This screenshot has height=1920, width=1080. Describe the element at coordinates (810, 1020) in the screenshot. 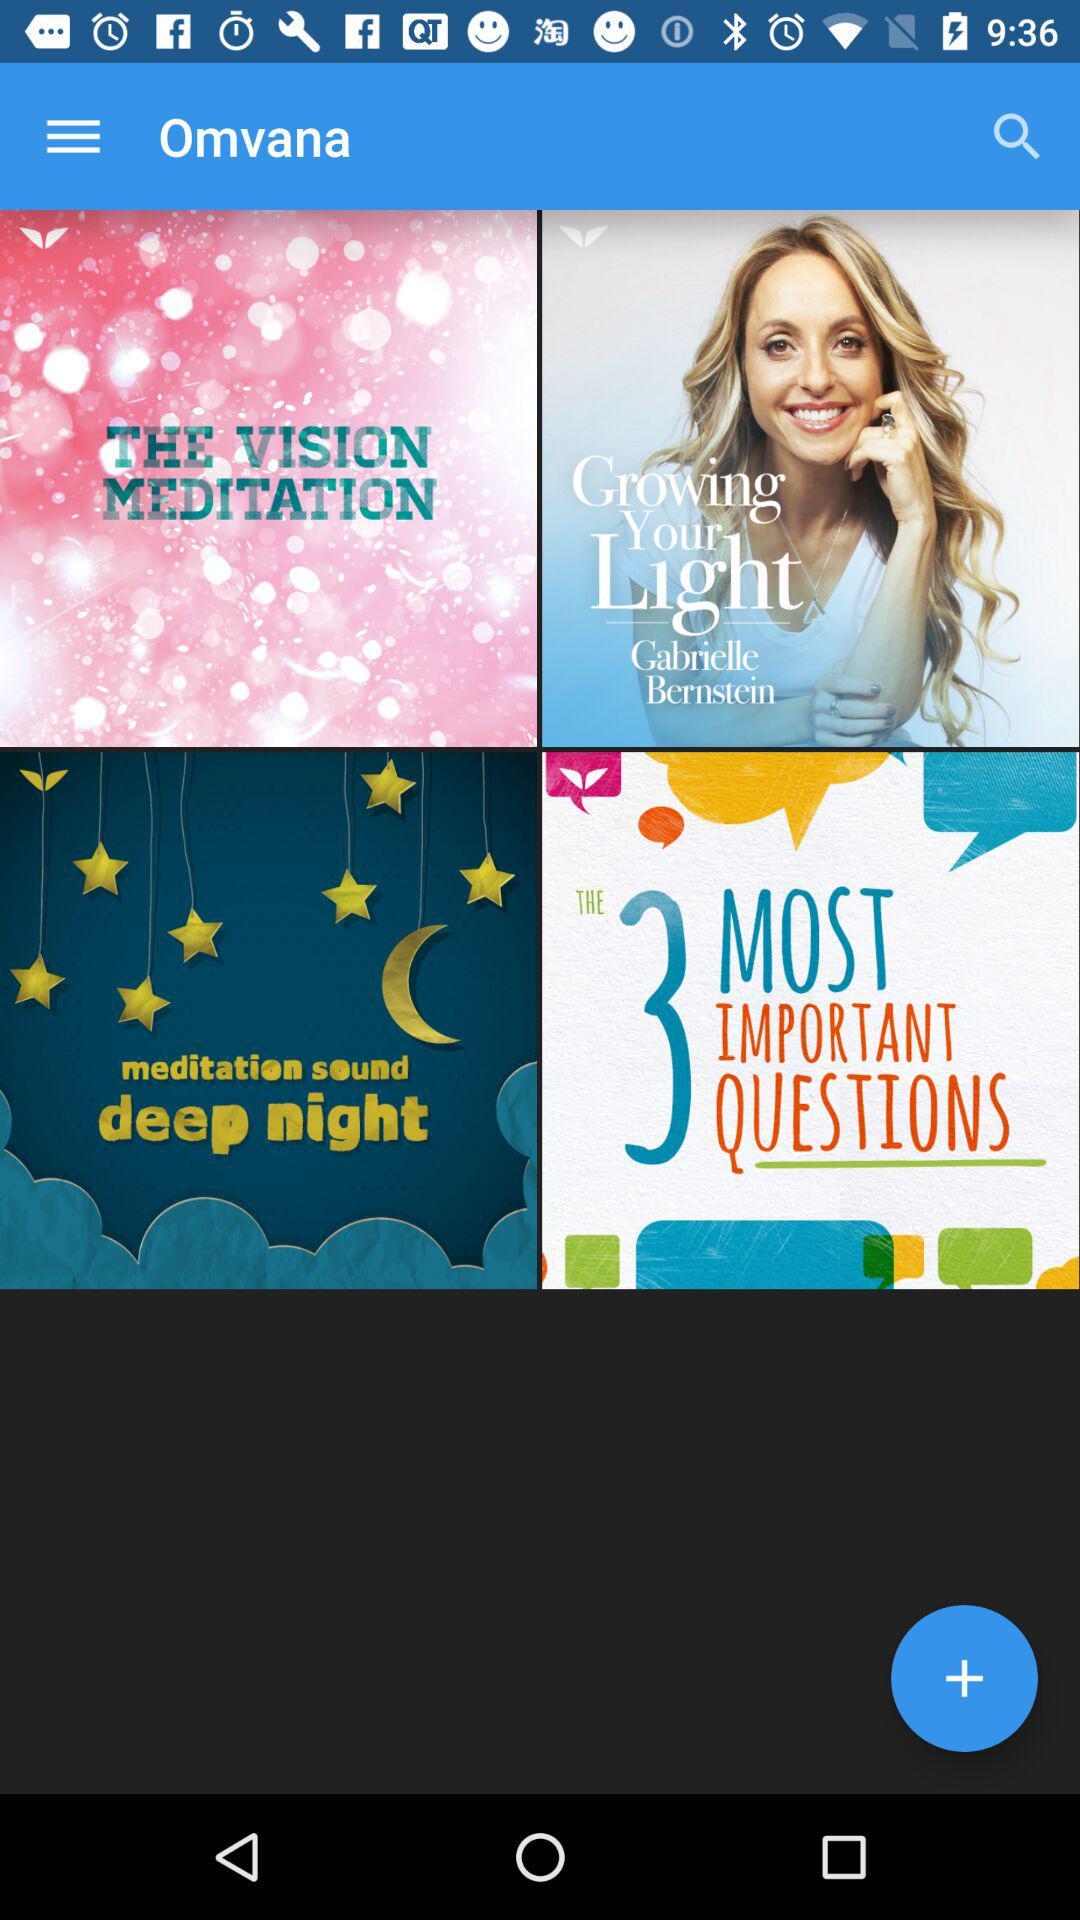

I see `the picture is the second line which is at the right side of the page` at that location.